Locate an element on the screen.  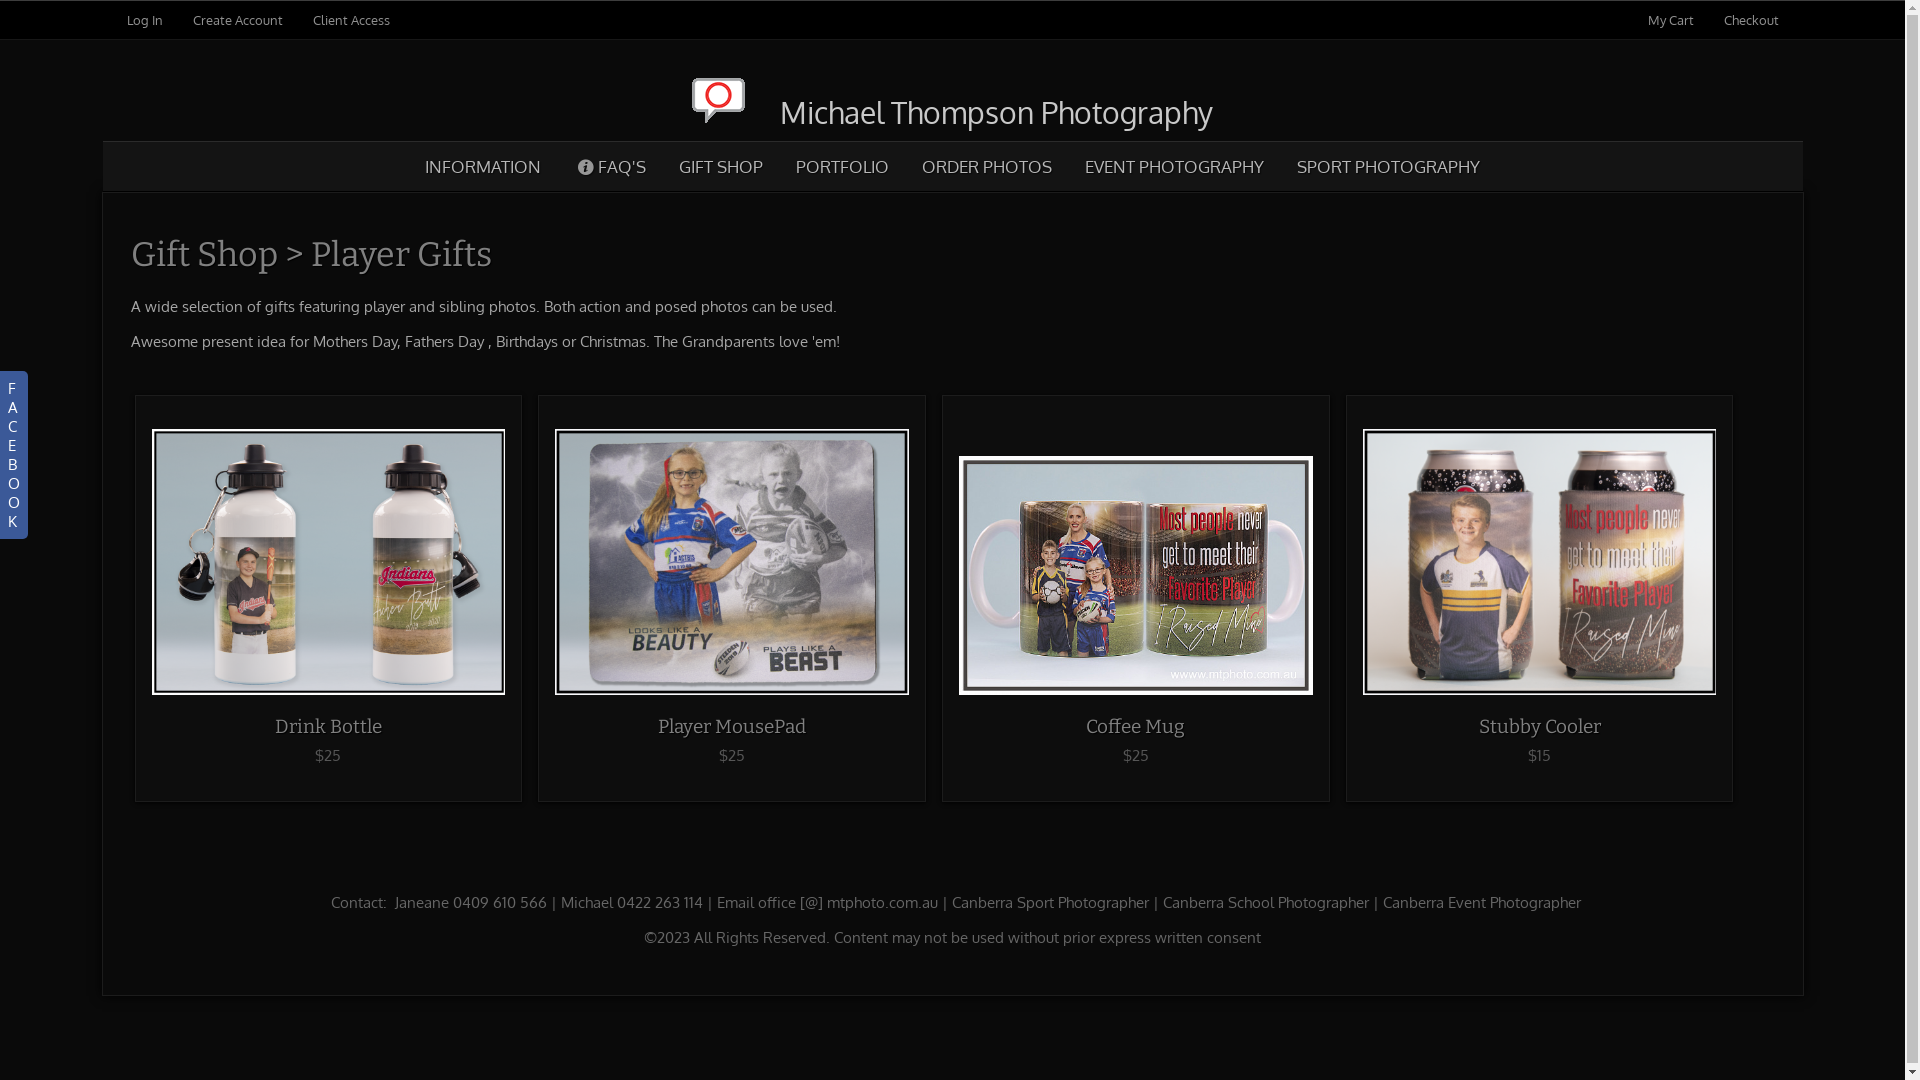
'FAQ'S' is located at coordinates (609, 165).